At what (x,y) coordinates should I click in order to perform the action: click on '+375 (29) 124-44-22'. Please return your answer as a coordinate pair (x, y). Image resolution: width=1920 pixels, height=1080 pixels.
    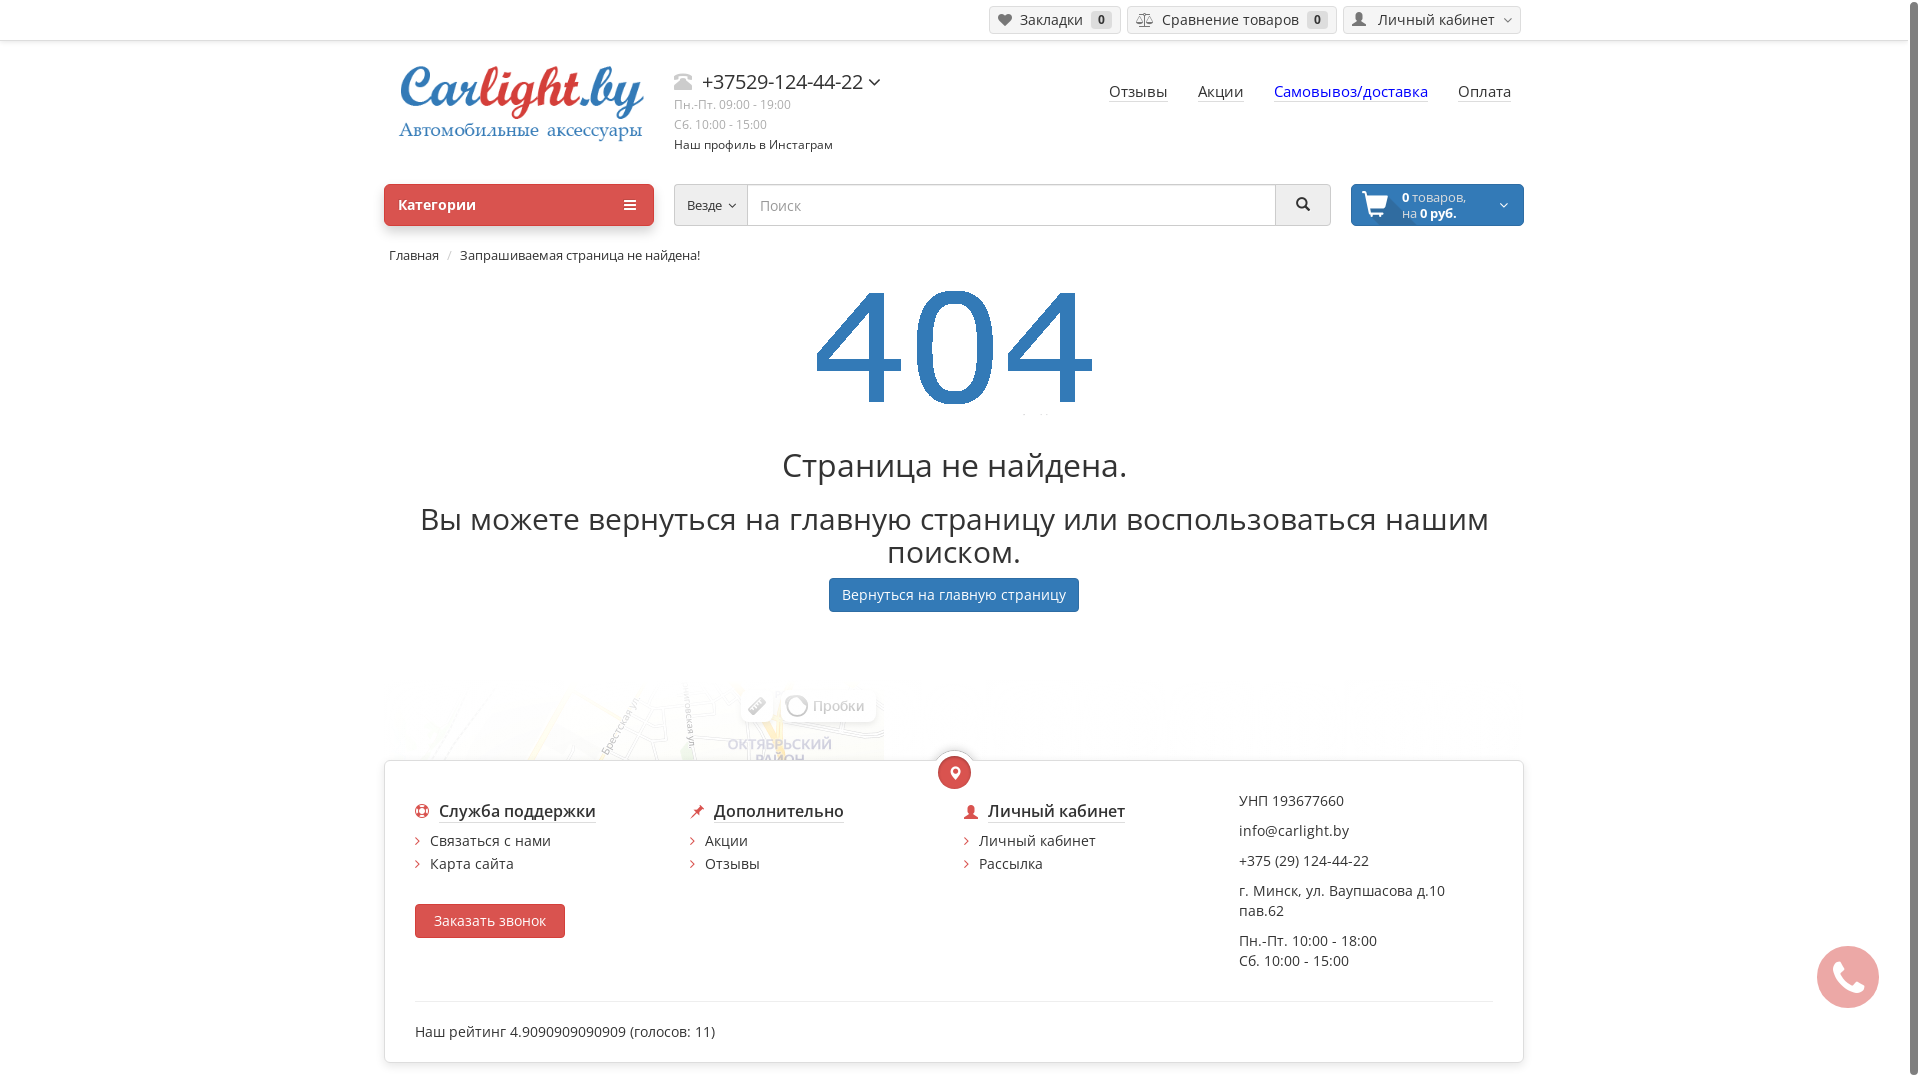
    Looking at the image, I should click on (1237, 859).